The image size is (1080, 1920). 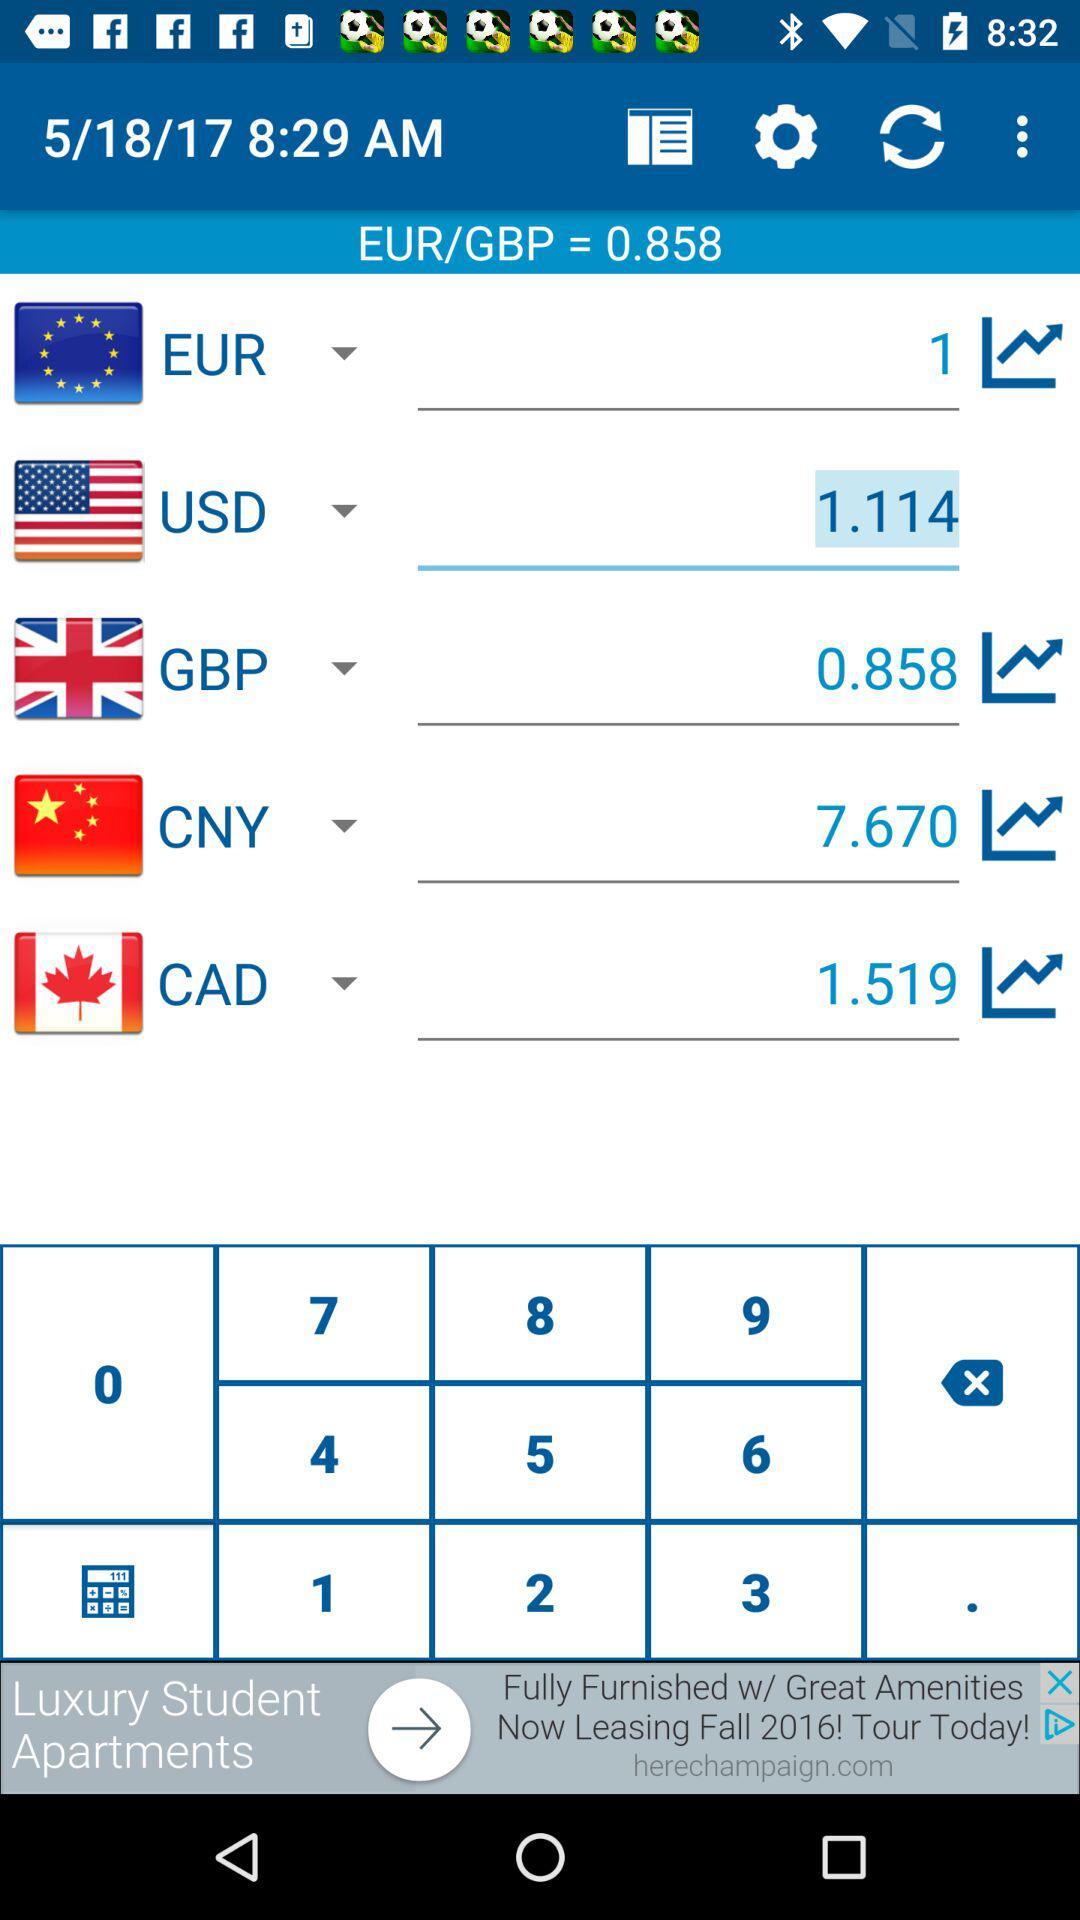 What do you see at coordinates (1022, 352) in the screenshot?
I see `open graph` at bounding box center [1022, 352].